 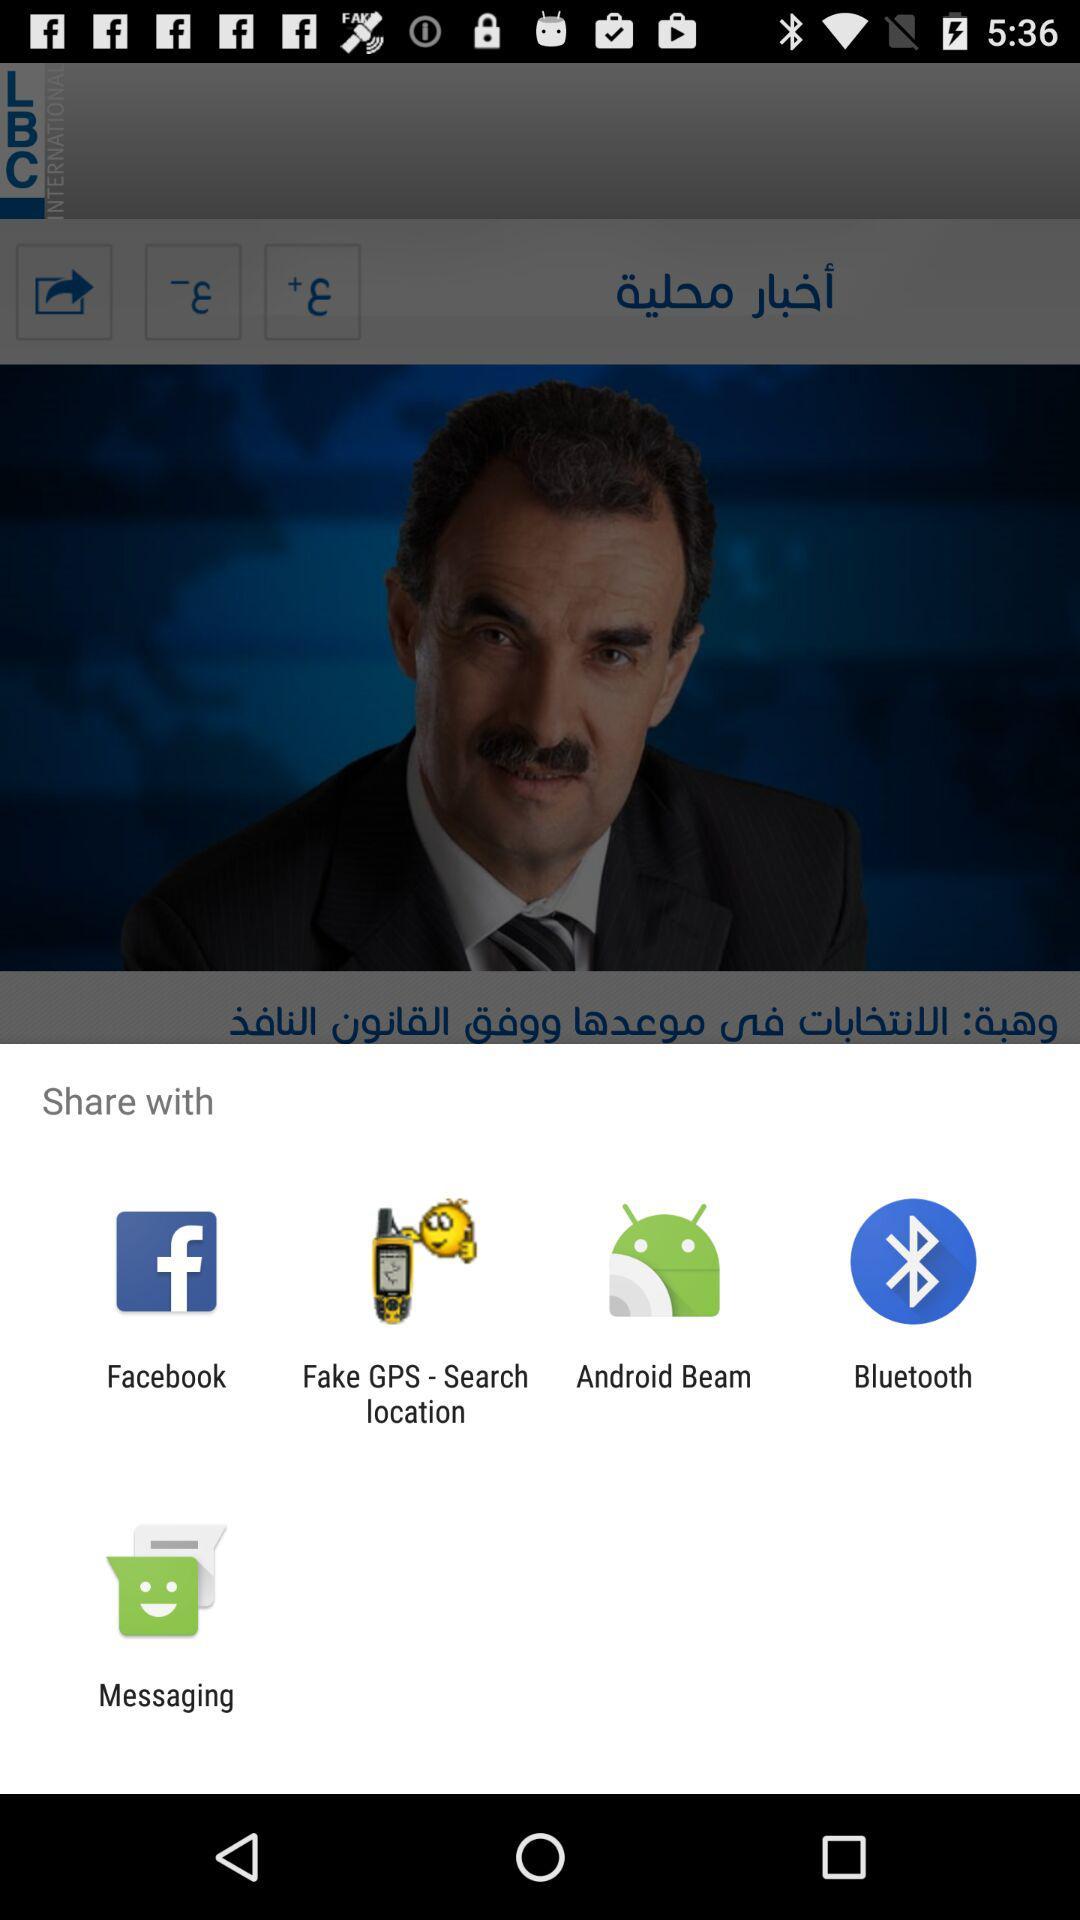 What do you see at coordinates (165, 1711) in the screenshot?
I see `the messaging` at bounding box center [165, 1711].